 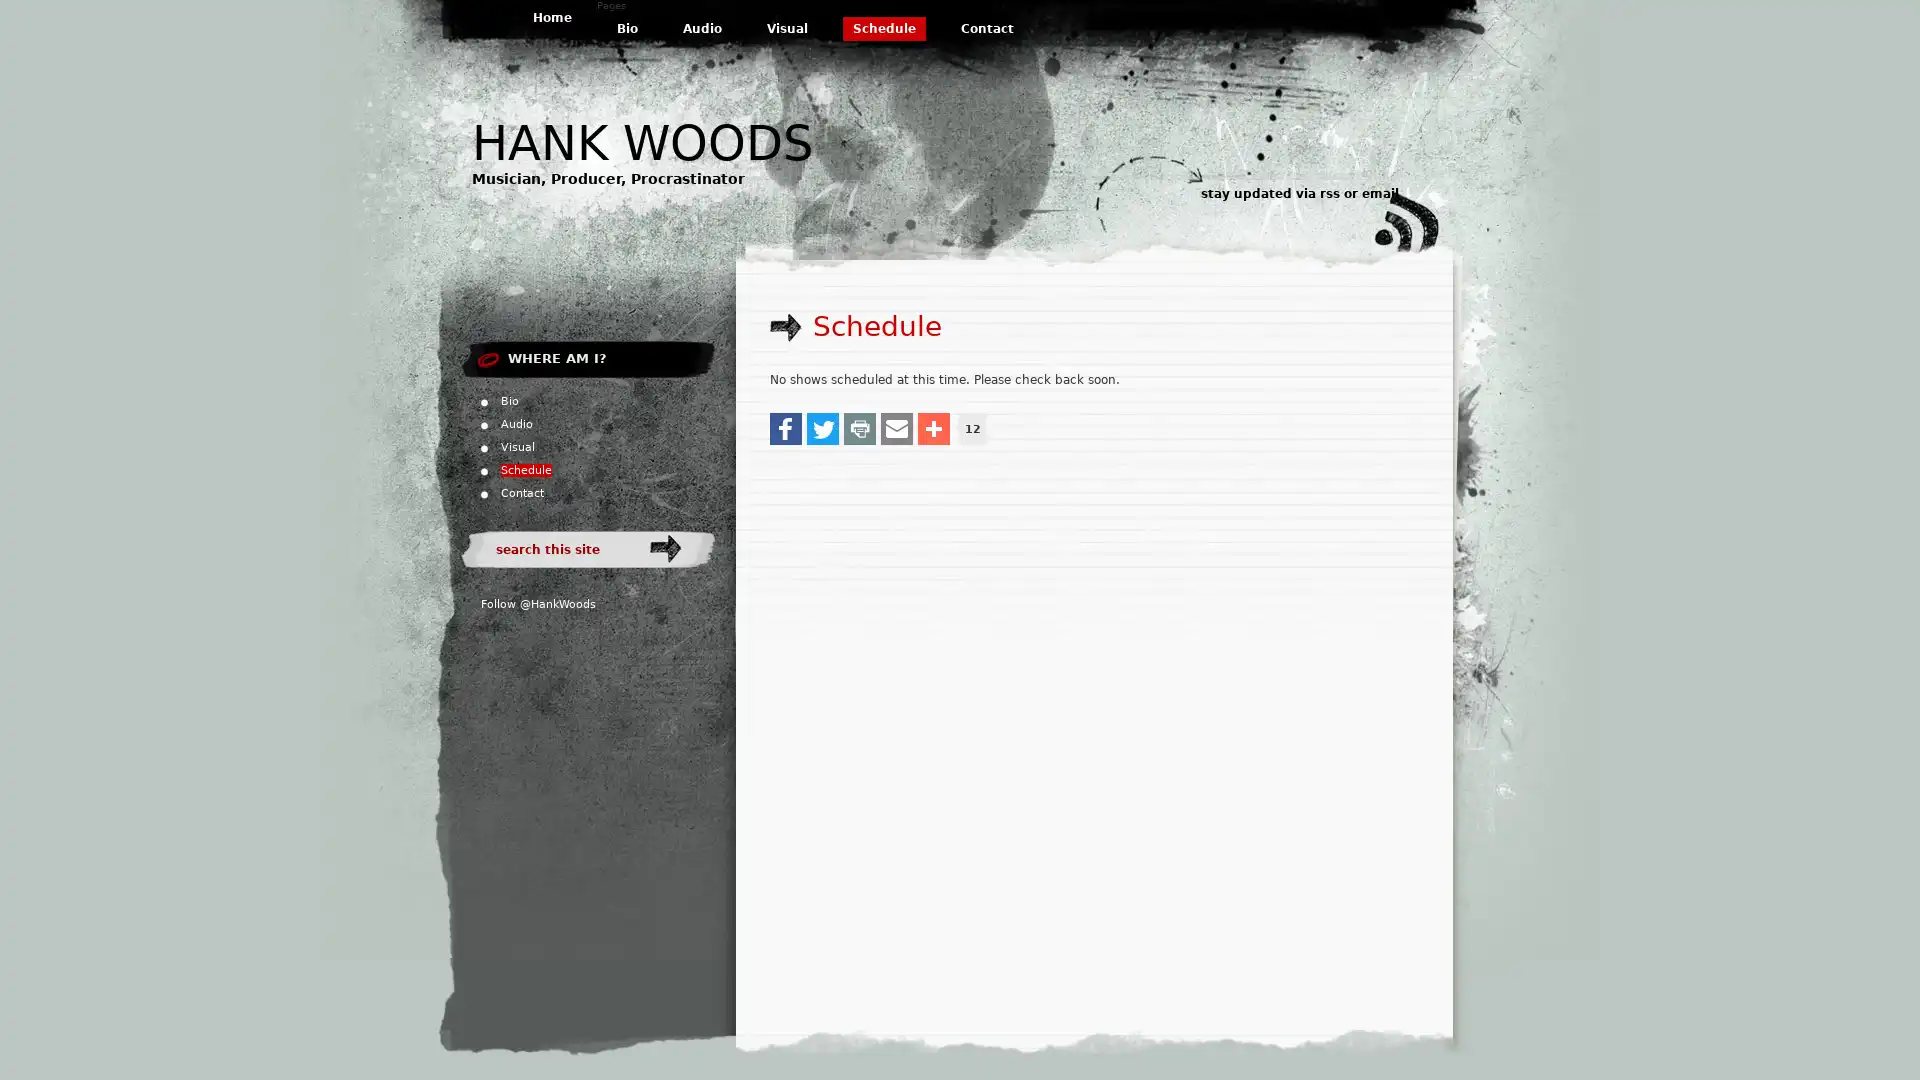 What do you see at coordinates (933, 427) in the screenshot?
I see `Share to More` at bounding box center [933, 427].